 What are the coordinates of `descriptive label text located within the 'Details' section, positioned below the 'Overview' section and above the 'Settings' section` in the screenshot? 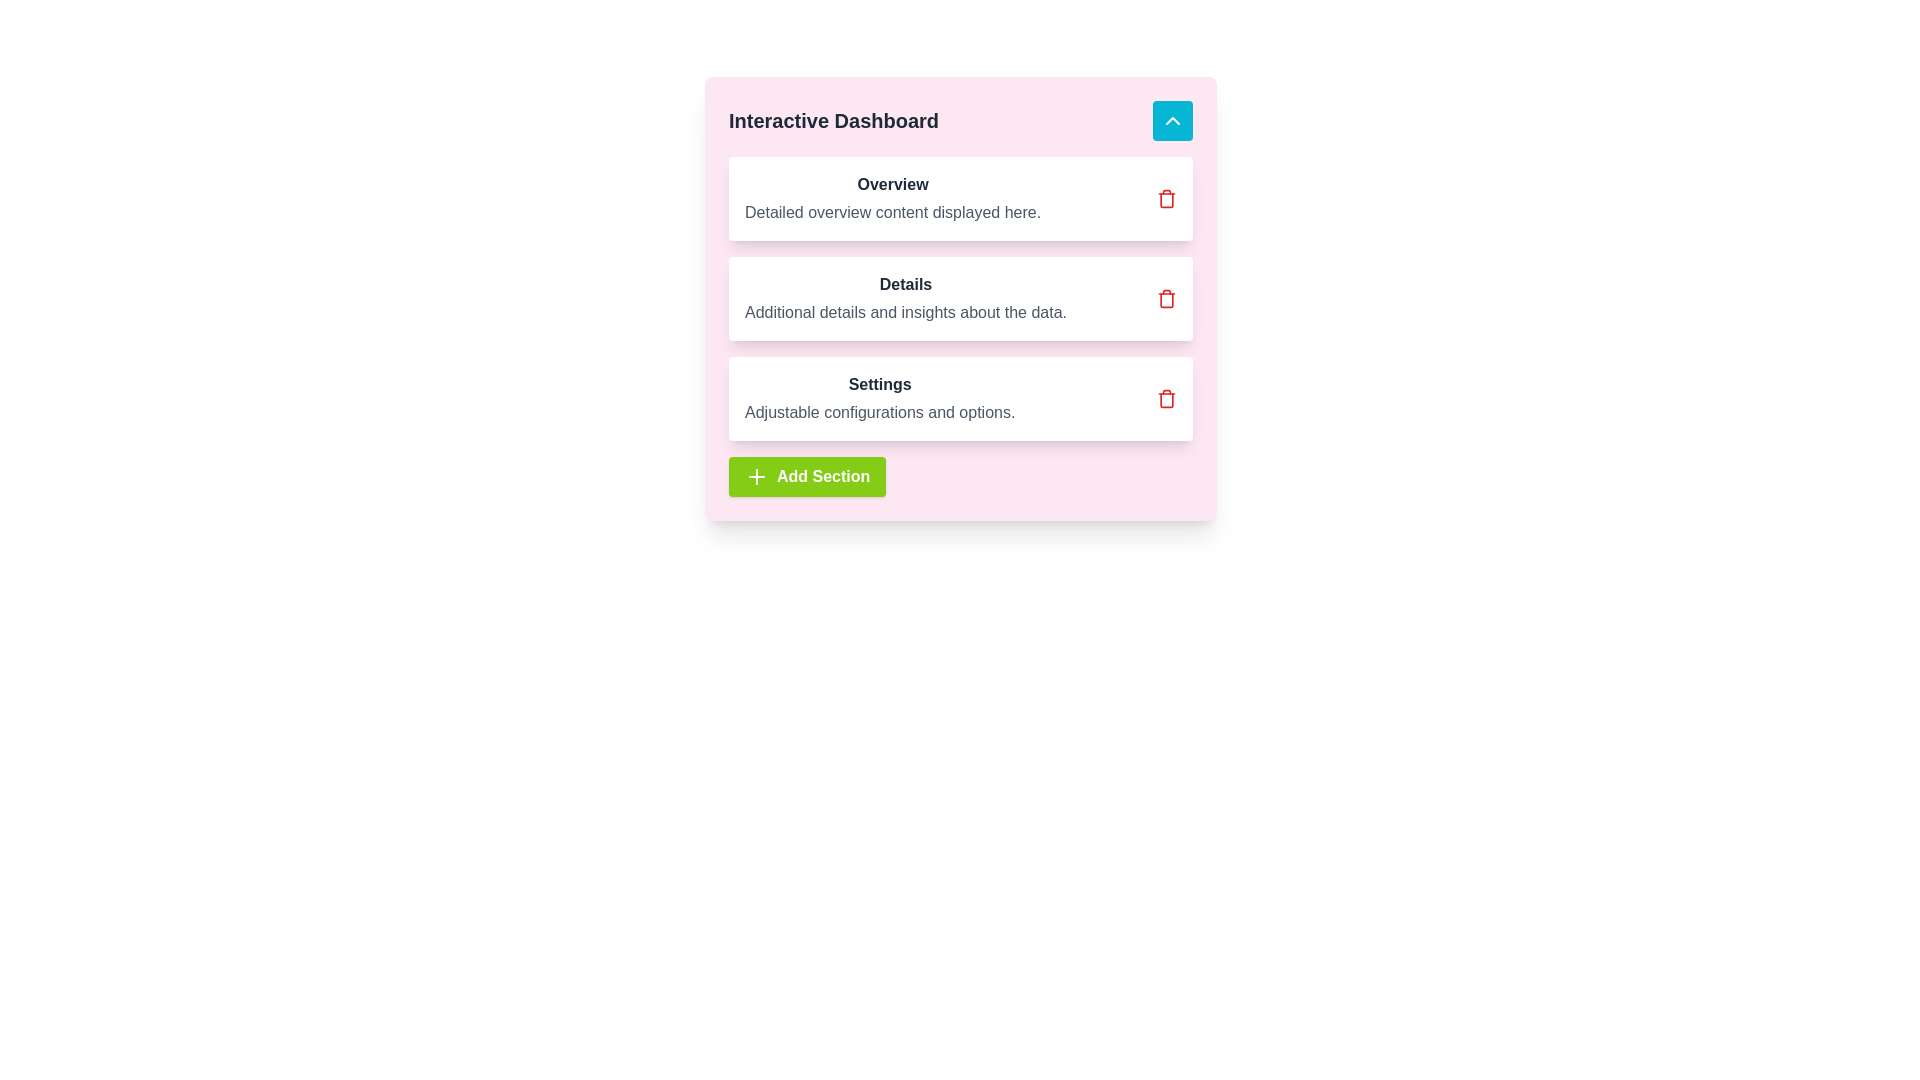 It's located at (905, 312).